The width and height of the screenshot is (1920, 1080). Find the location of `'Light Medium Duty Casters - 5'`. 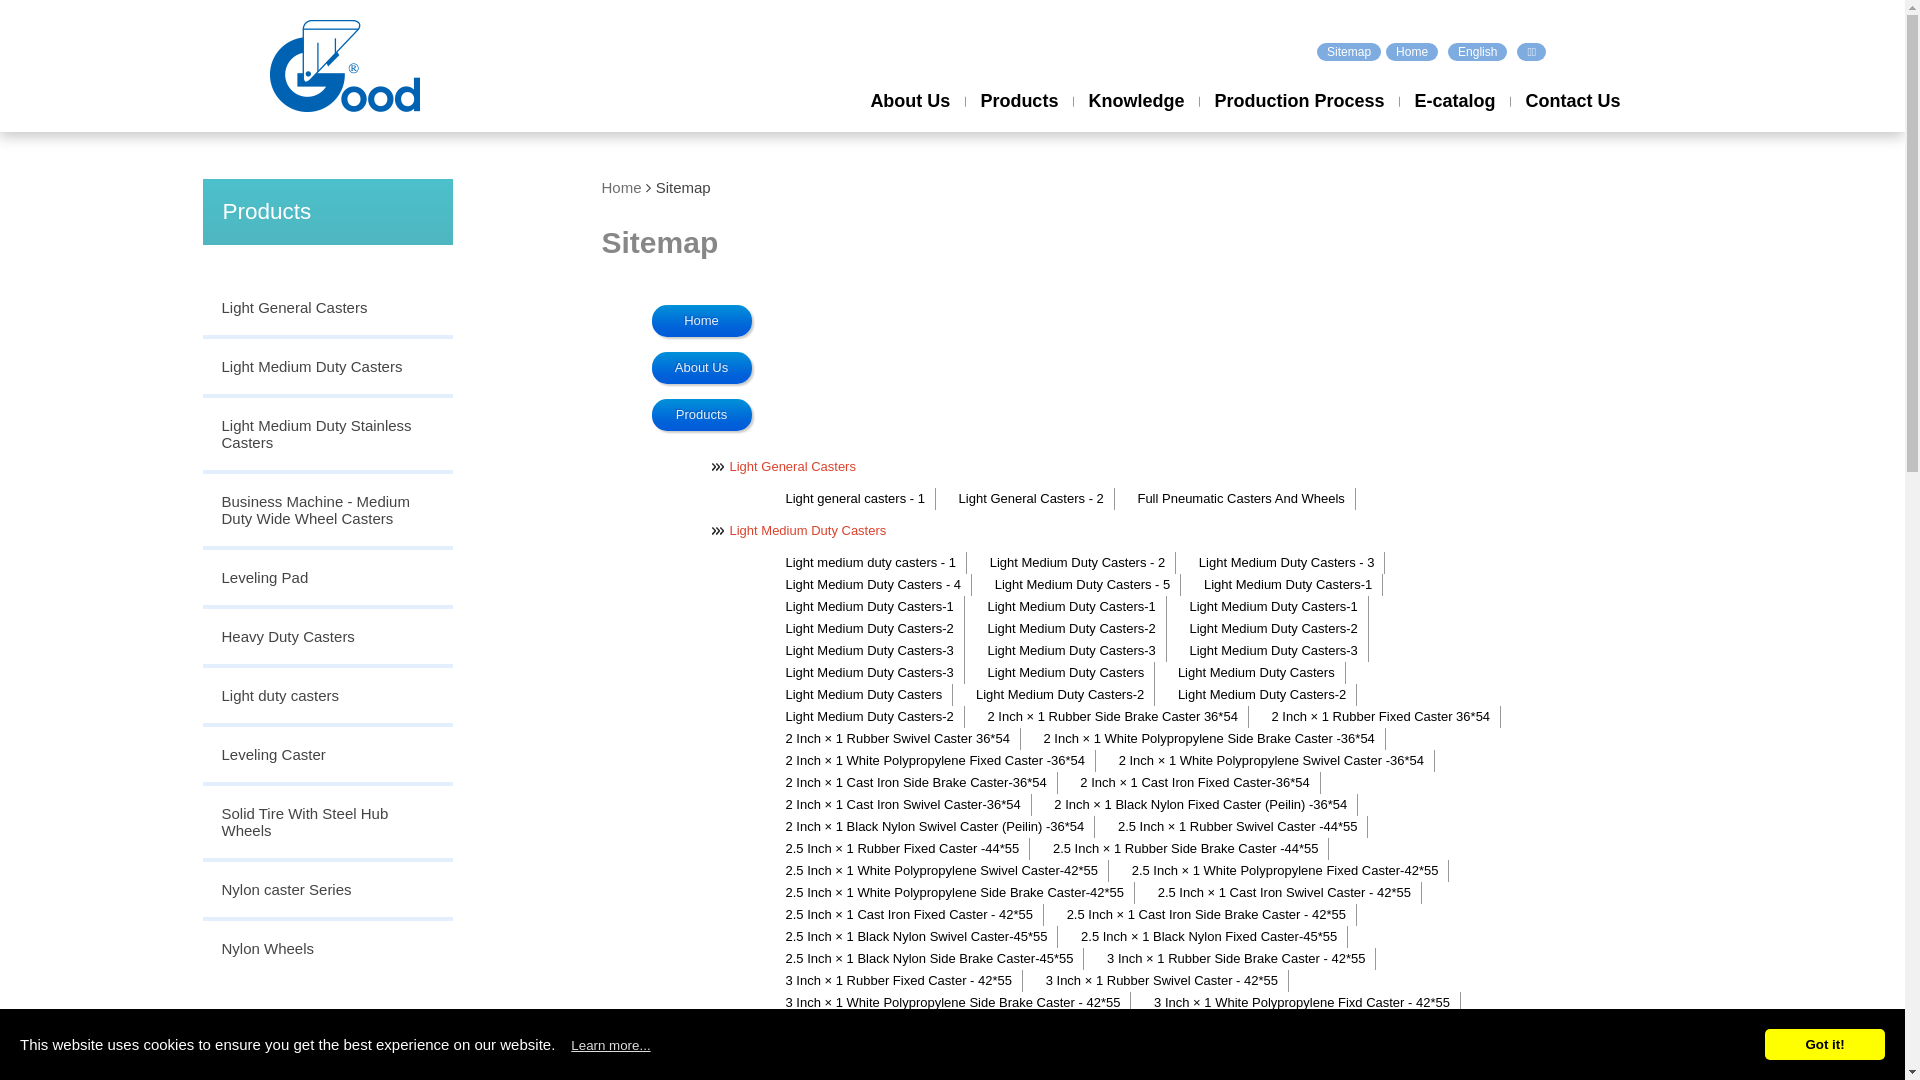

'Light Medium Duty Casters - 5' is located at coordinates (980, 585).